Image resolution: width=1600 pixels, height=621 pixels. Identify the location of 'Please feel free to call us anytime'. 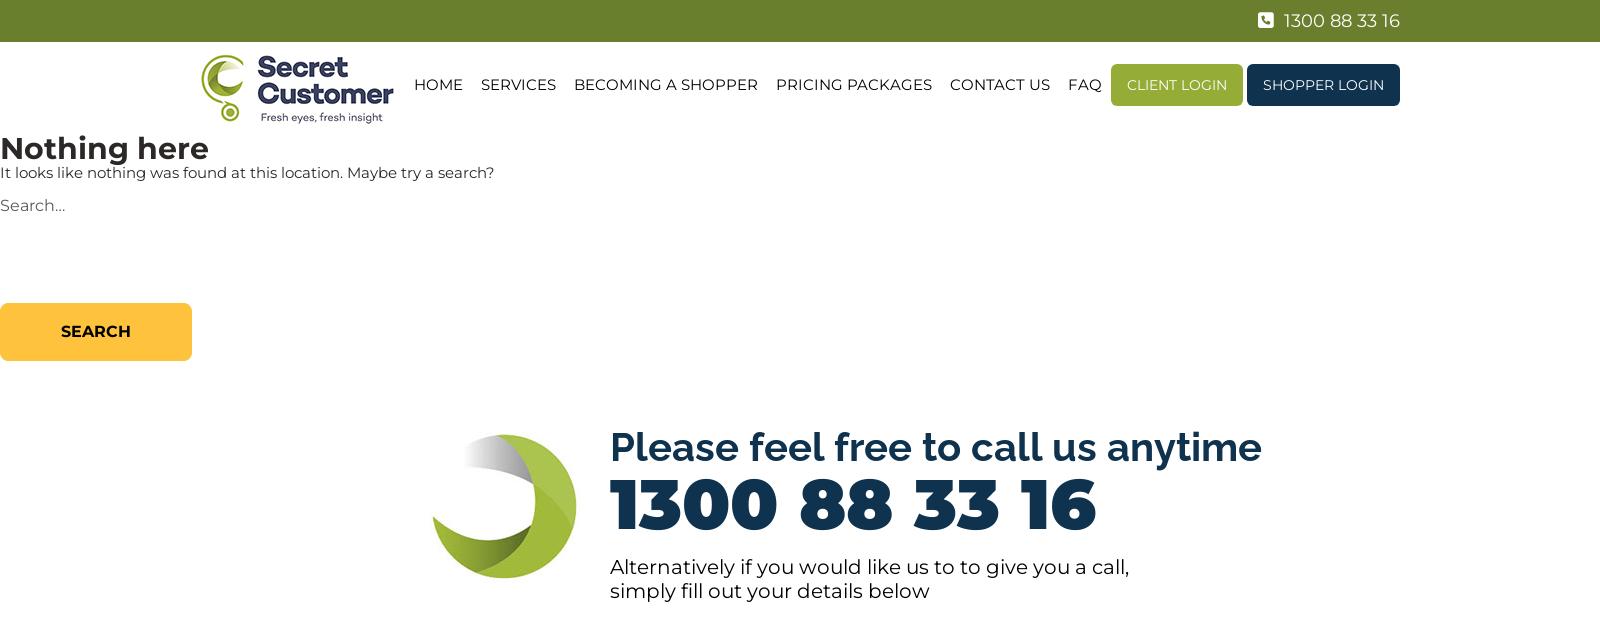
(935, 446).